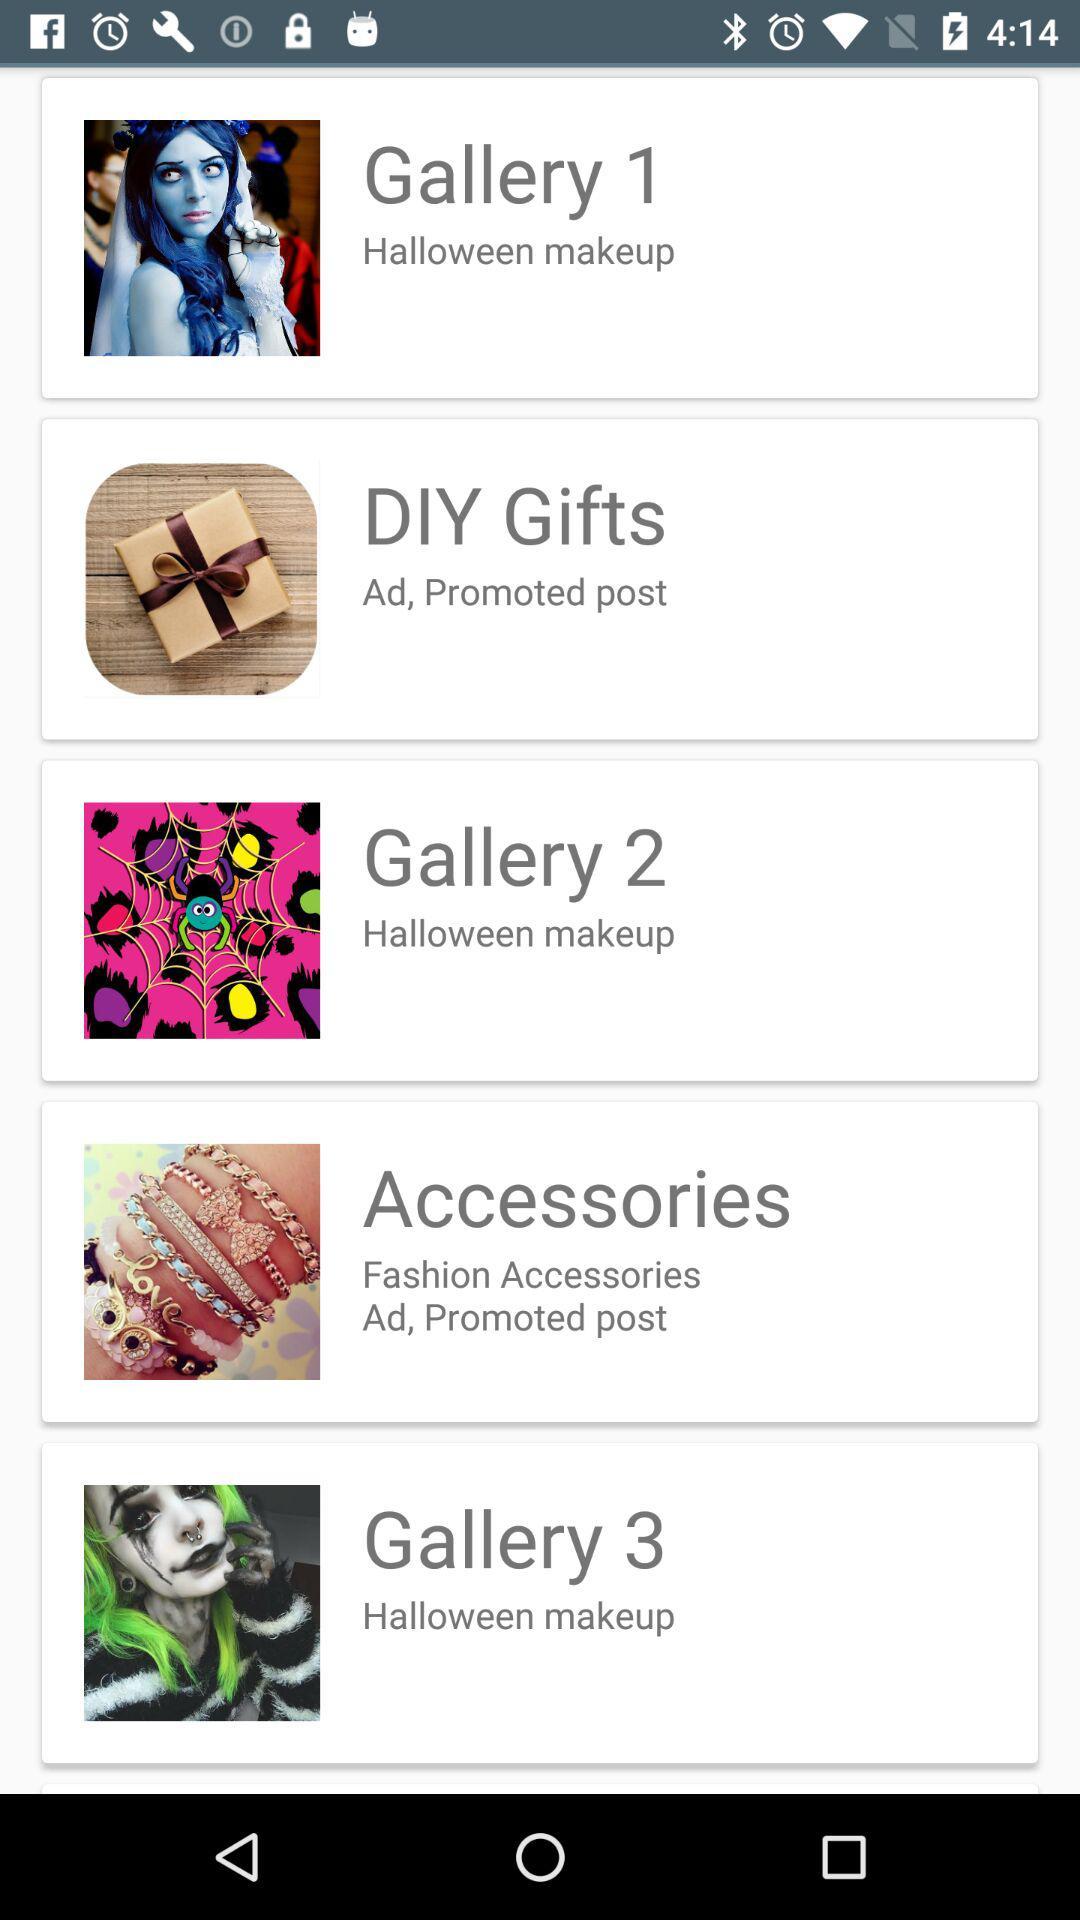 This screenshot has width=1080, height=1920. Describe the element at coordinates (201, 920) in the screenshot. I see `image left to gallery 2` at that location.